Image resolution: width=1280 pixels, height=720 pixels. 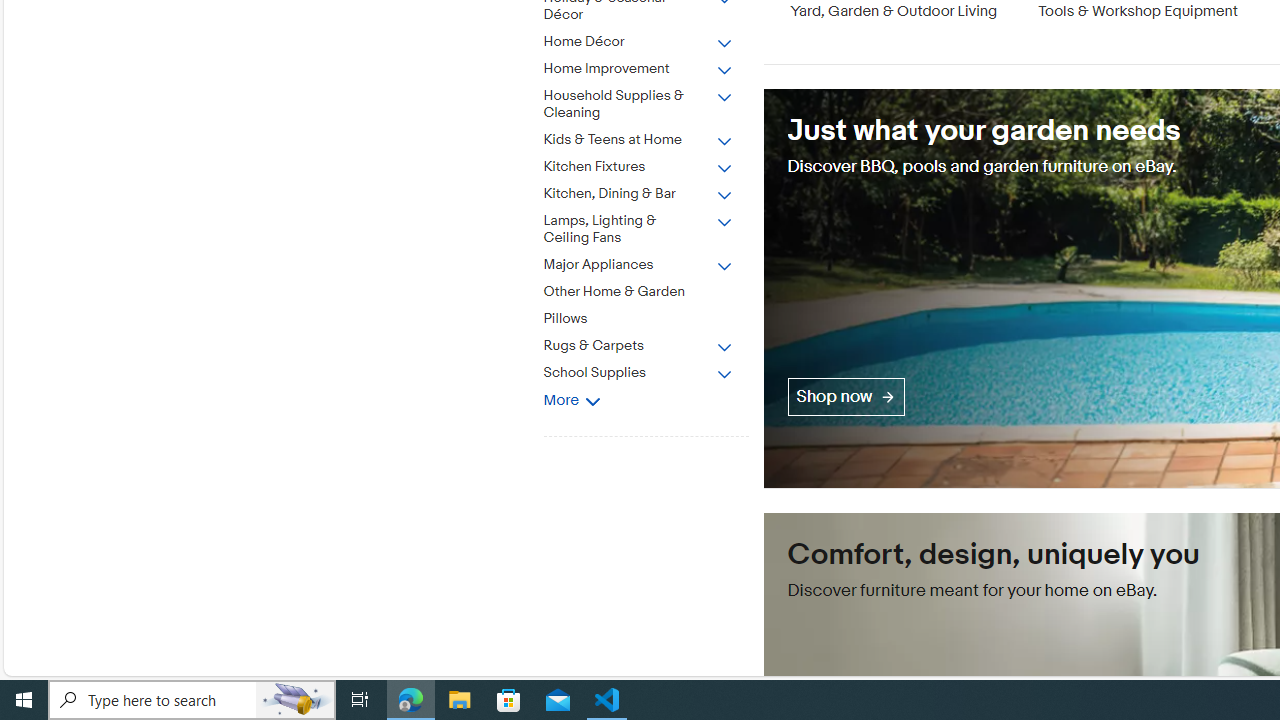 What do you see at coordinates (637, 194) in the screenshot?
I see `'Kitchen, Dining & Bar'` at bounding box center [637, 194].